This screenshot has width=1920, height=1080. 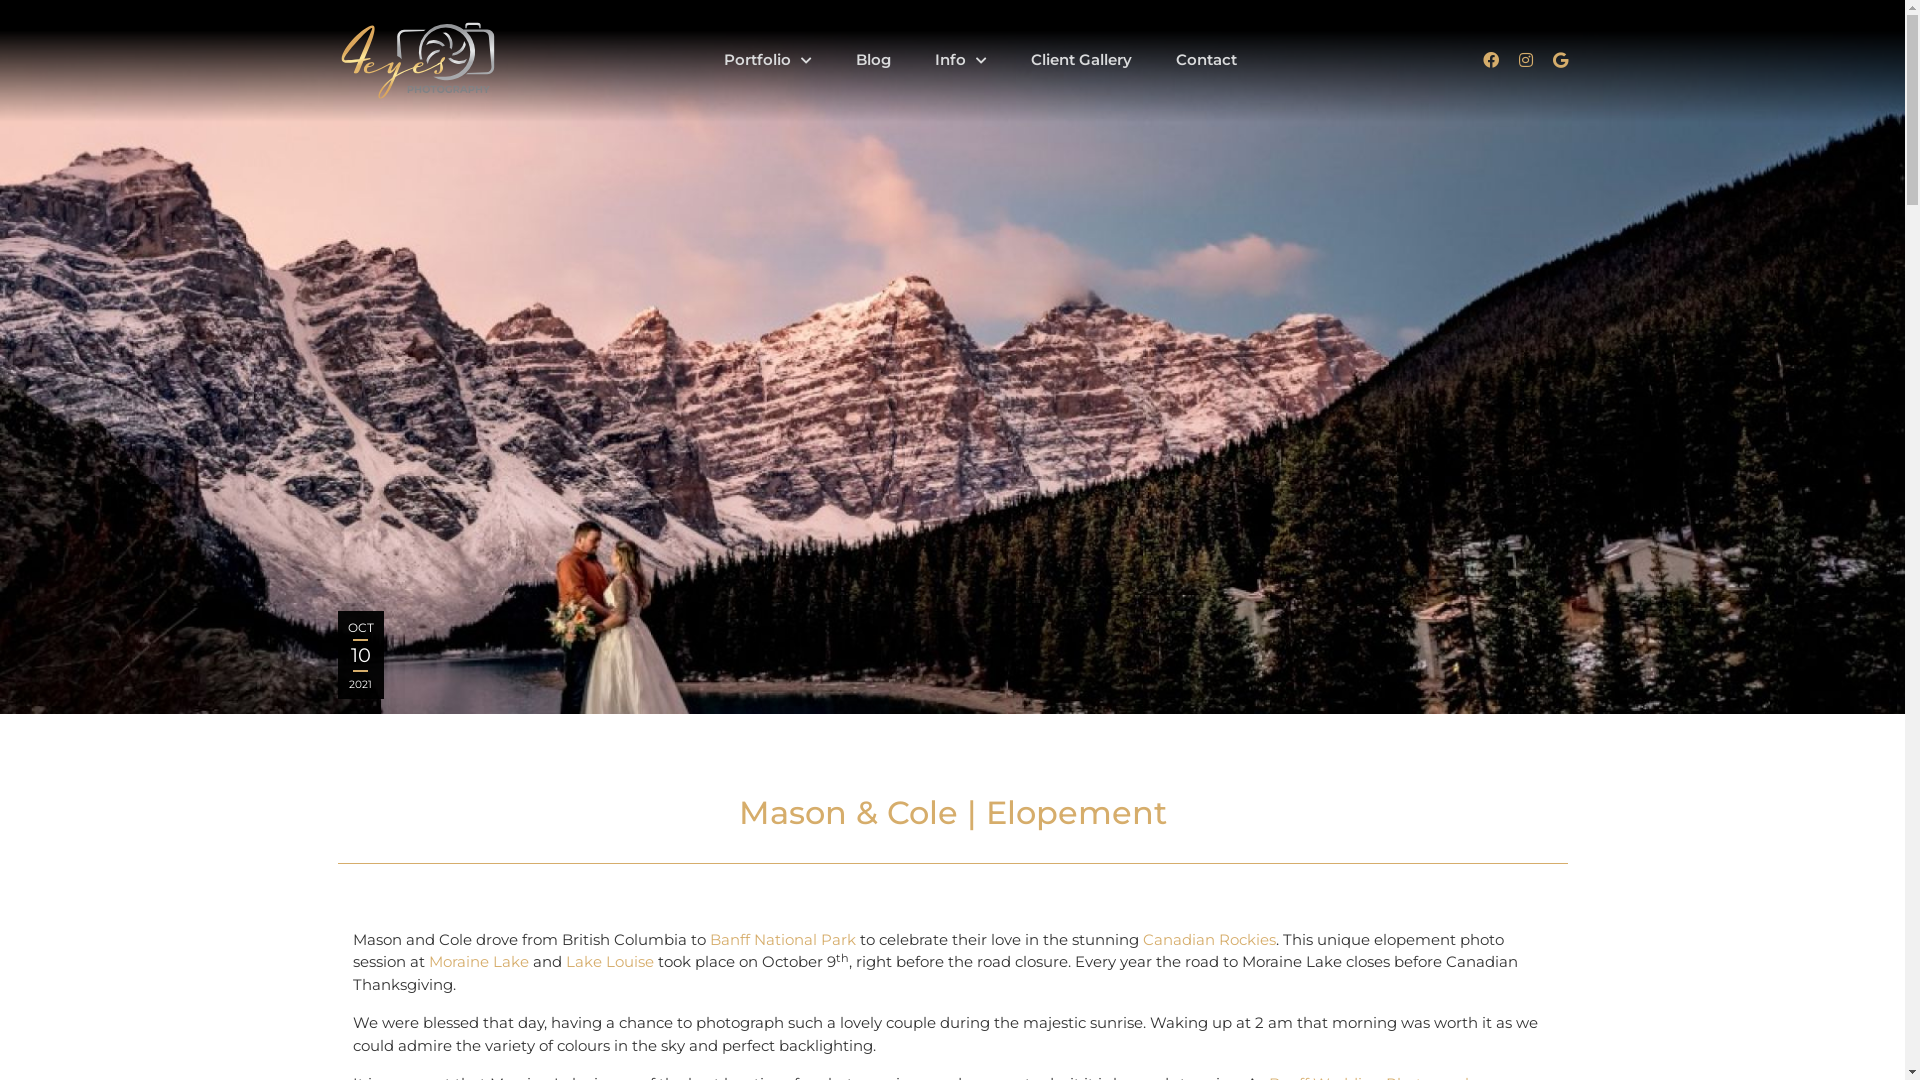 What do you see at coordinates (1489, 59) in the screenshot?
I see `'Facebook'` at bounding box center [1489, 59].